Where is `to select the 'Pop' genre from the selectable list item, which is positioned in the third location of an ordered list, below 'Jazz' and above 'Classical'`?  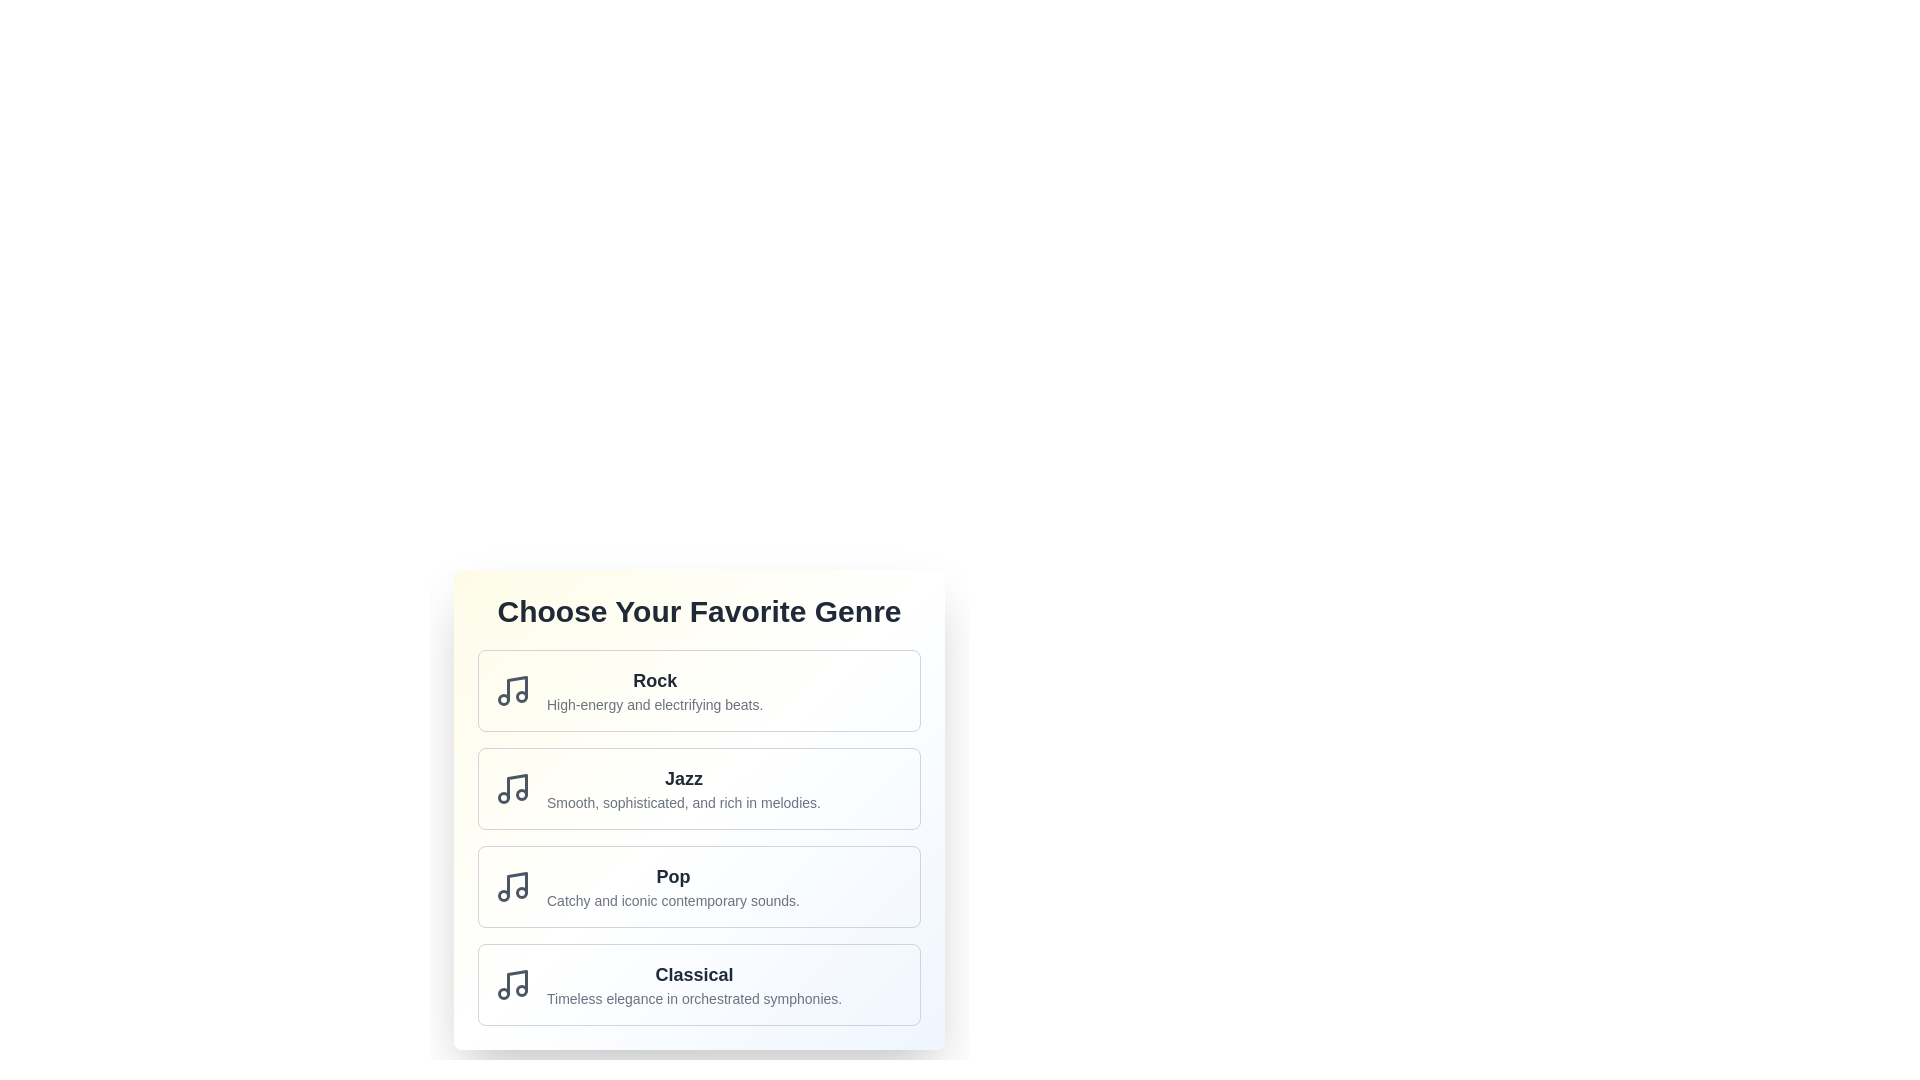 to select the 'Pop' genre from the selectable list item, which is positioned in the third location of an ordered list, below 'Jazz' and above 'Classical' is located at coordinates (699, 837).